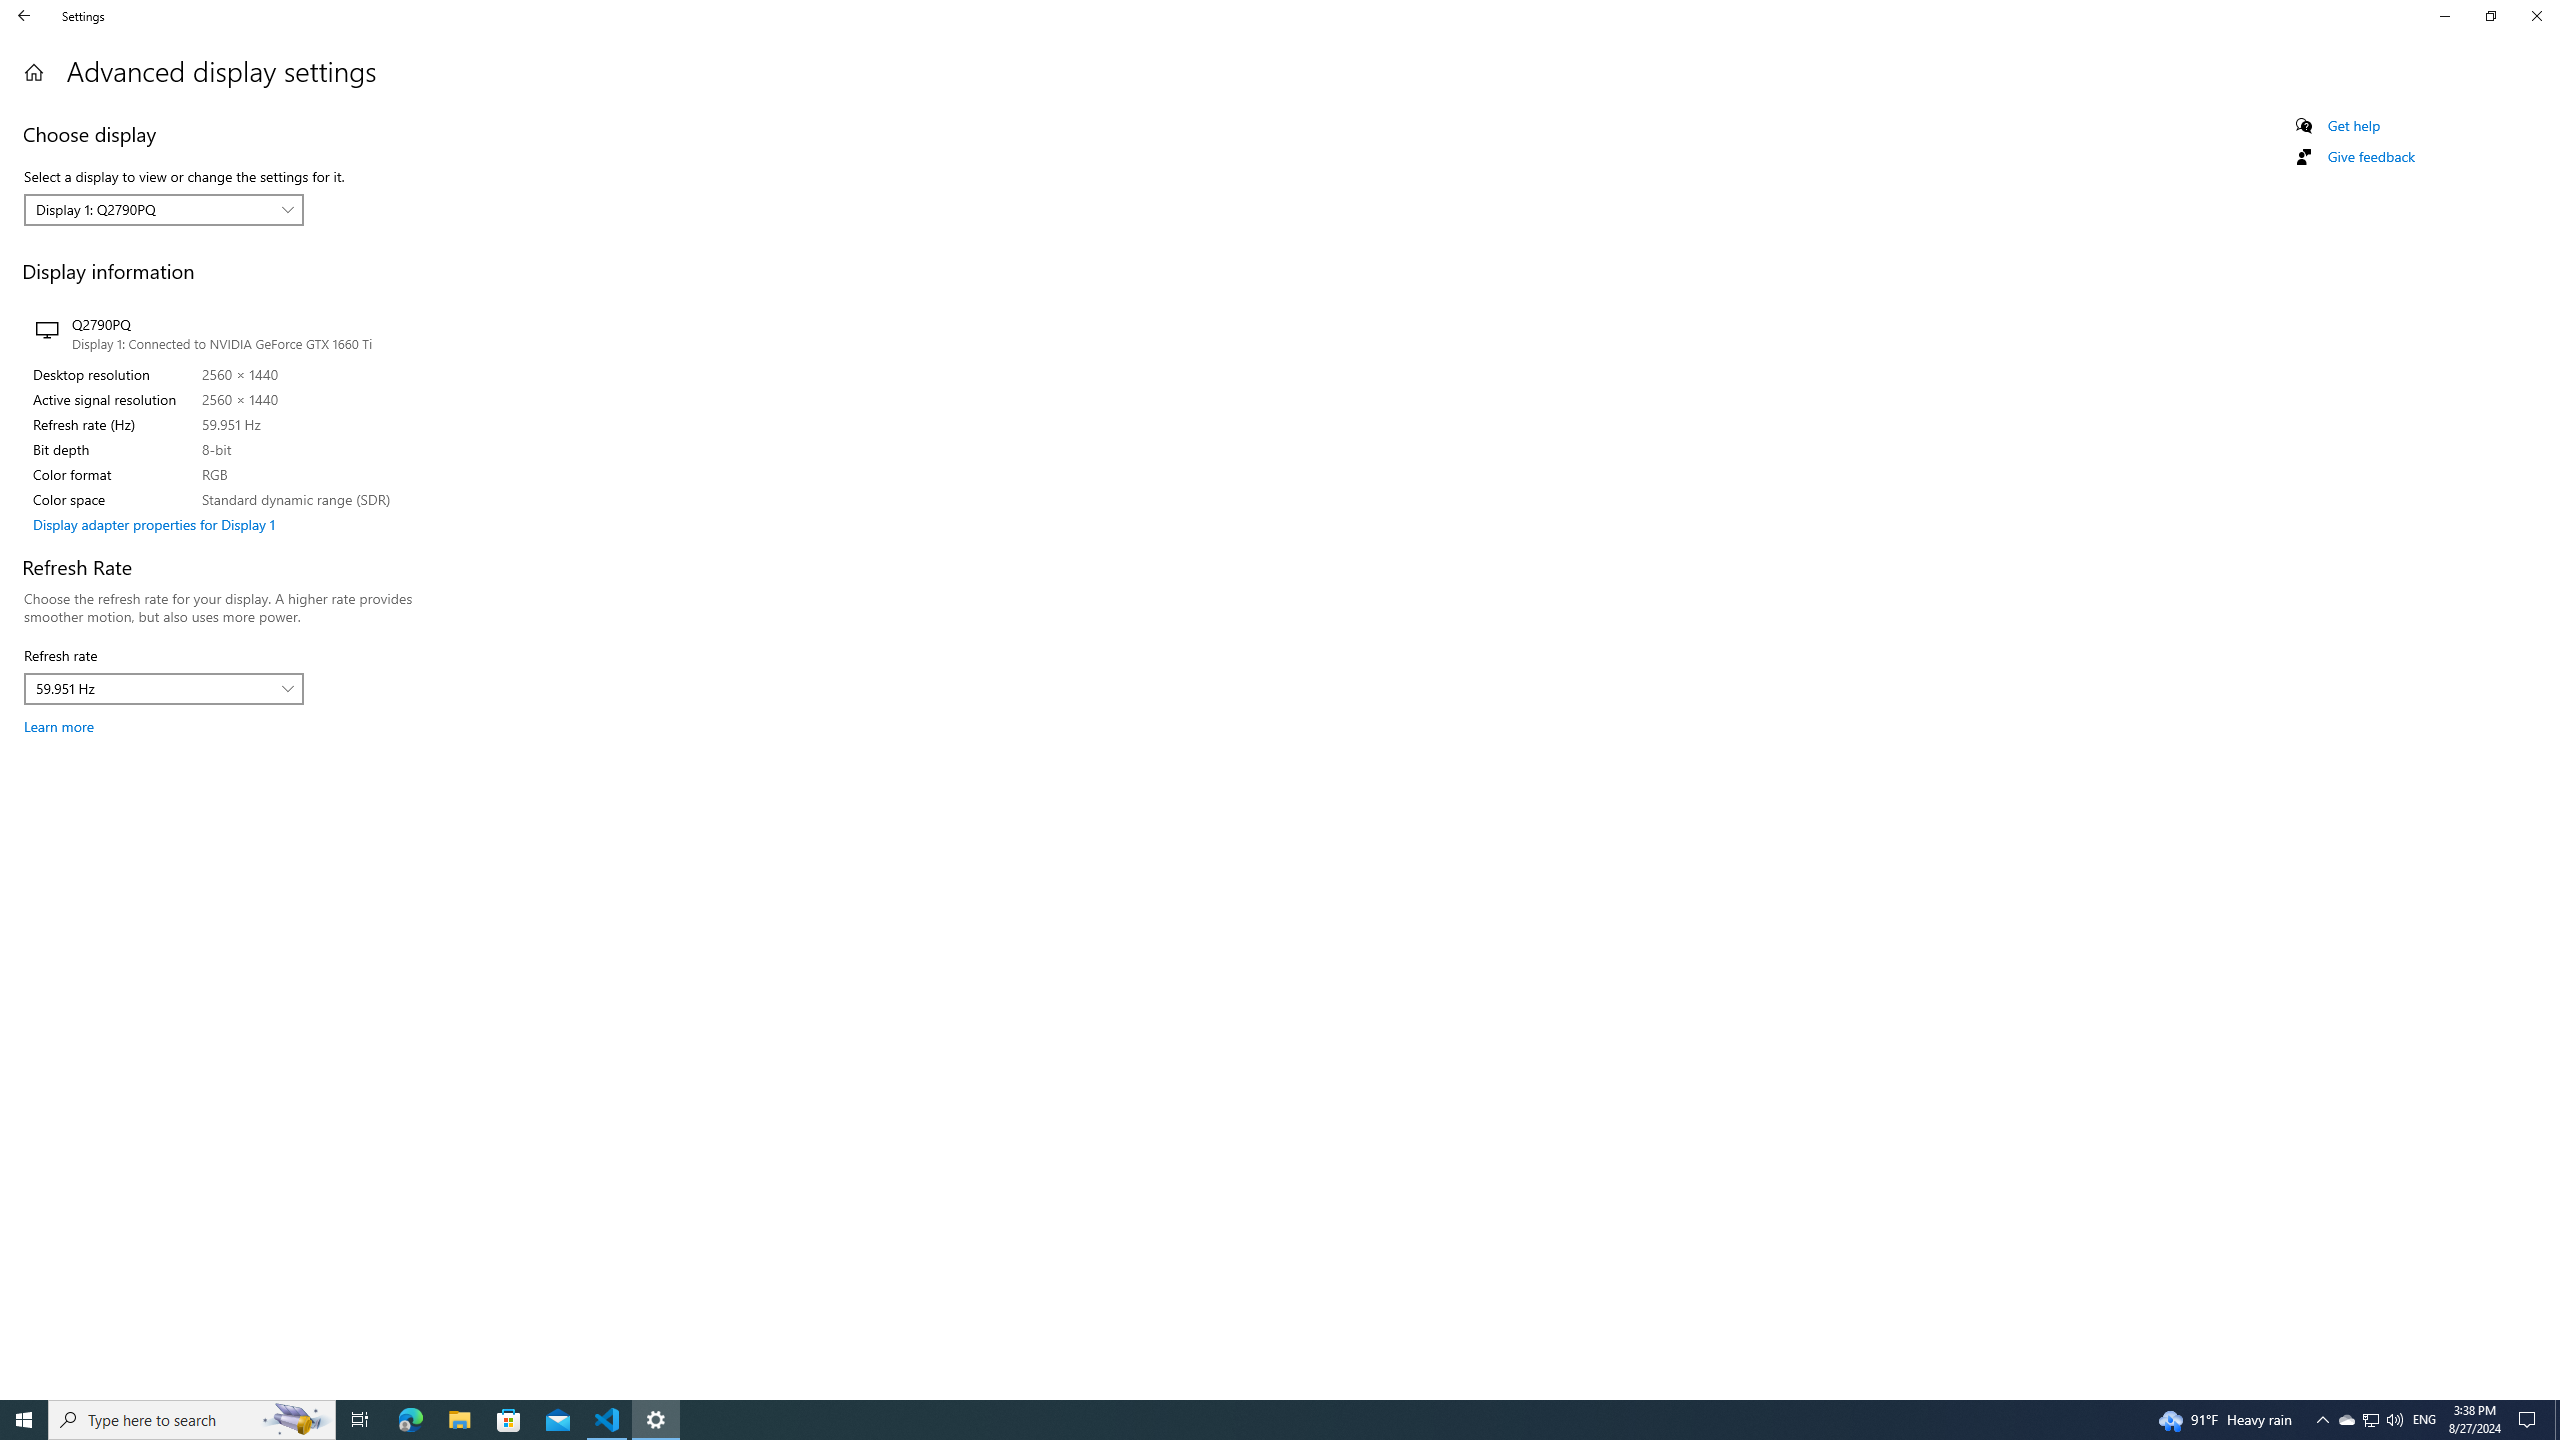 Image resolution: width=2560 pixels, height=1440 pixels. What do you see at coordinates (163, 210) in the screenshot?
I see `'Select a display to view or change the settings for it.'` at bounding box center [163, 210].